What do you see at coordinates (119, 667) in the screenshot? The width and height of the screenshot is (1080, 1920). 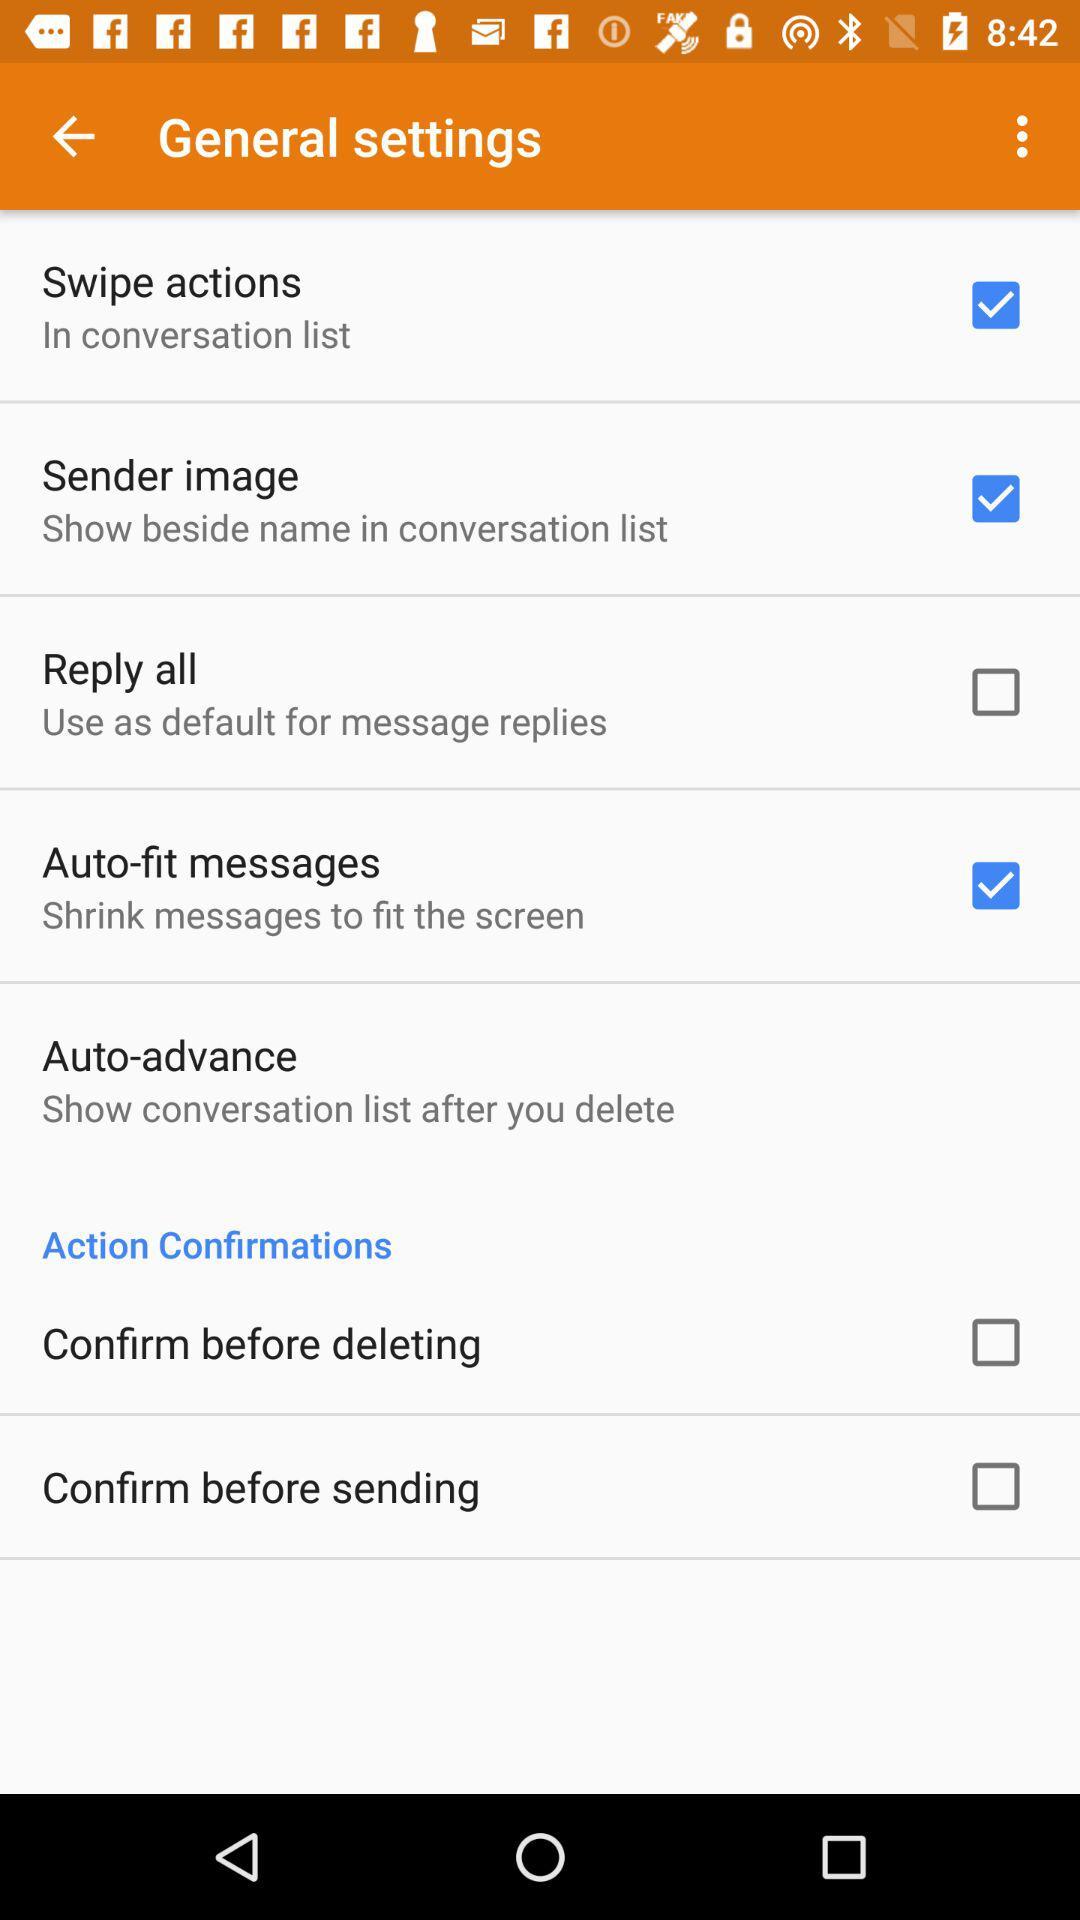 I see `app above use as default` at bounding box center [119, 667].